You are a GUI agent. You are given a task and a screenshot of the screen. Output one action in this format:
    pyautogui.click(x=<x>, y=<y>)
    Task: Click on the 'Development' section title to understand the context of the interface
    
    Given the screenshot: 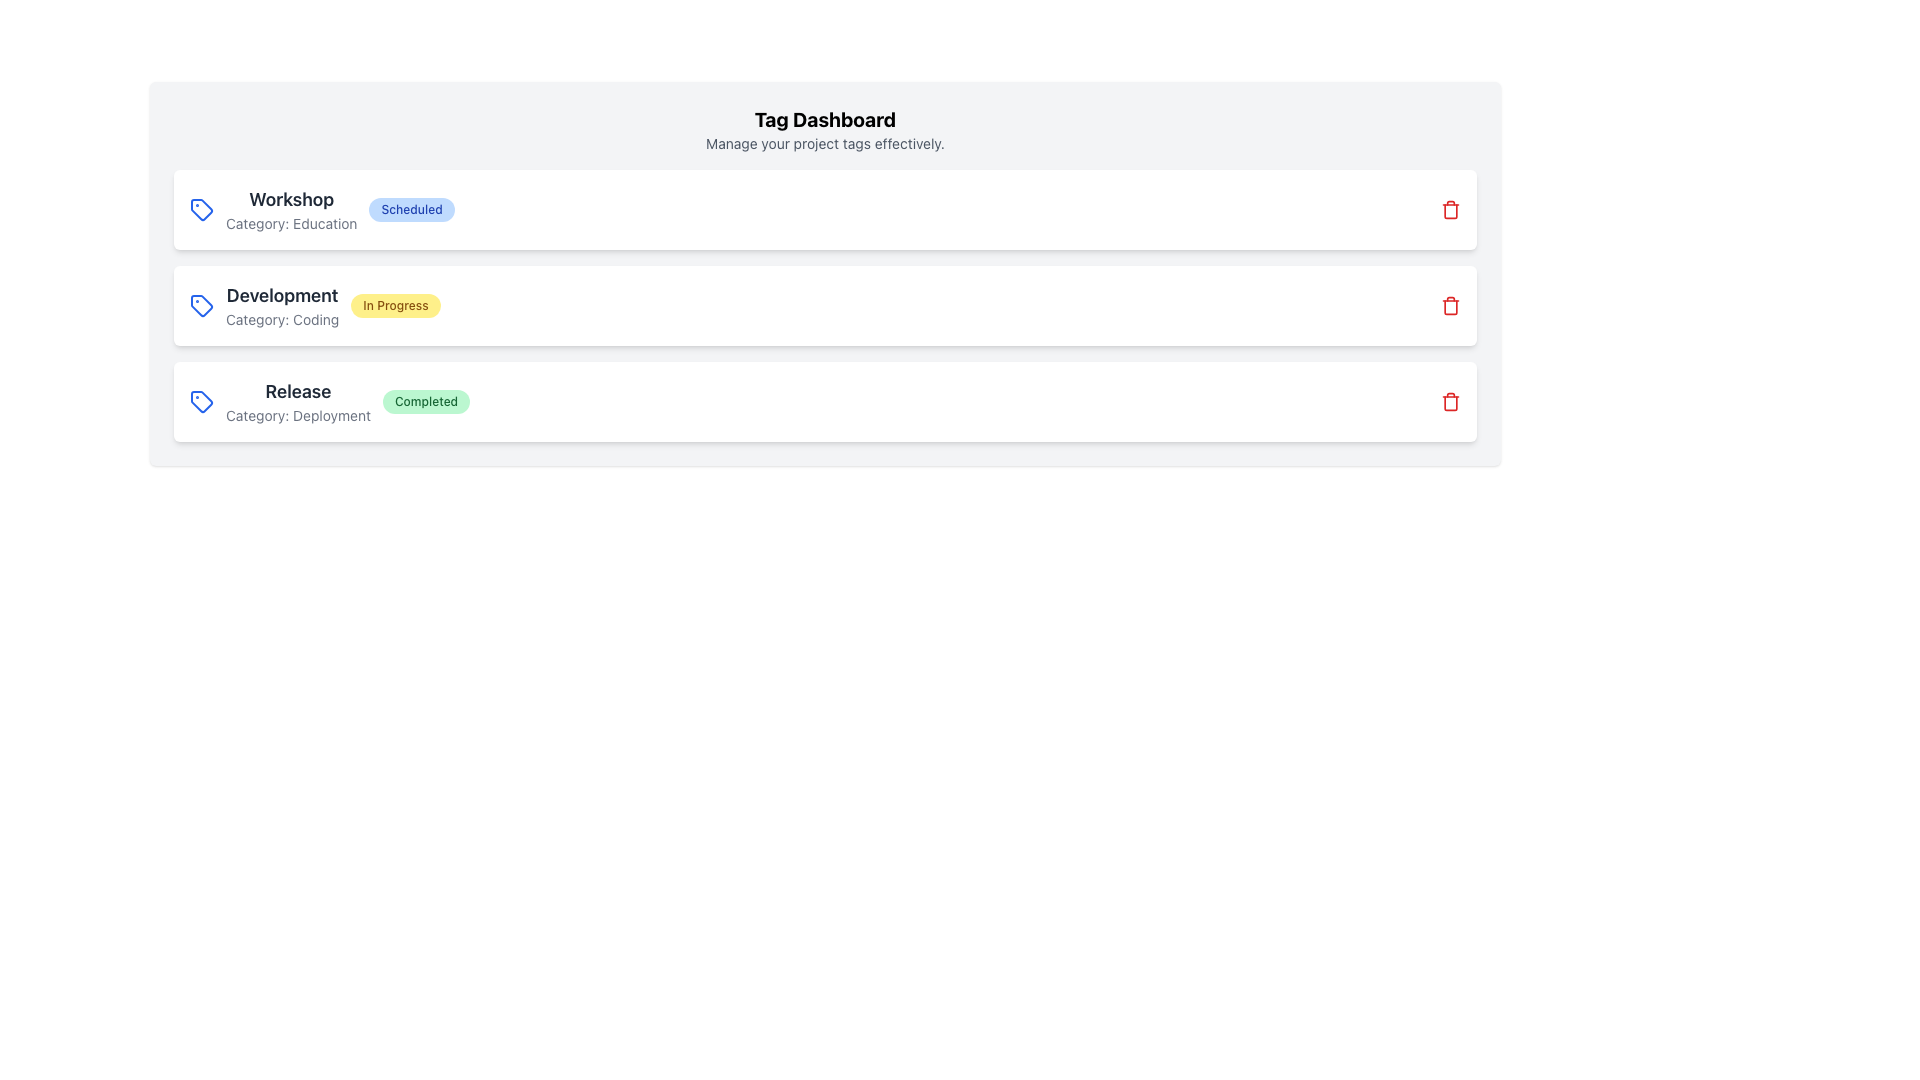 What is the action you would take?
    pyautogui.click(x=281, y=296)
    